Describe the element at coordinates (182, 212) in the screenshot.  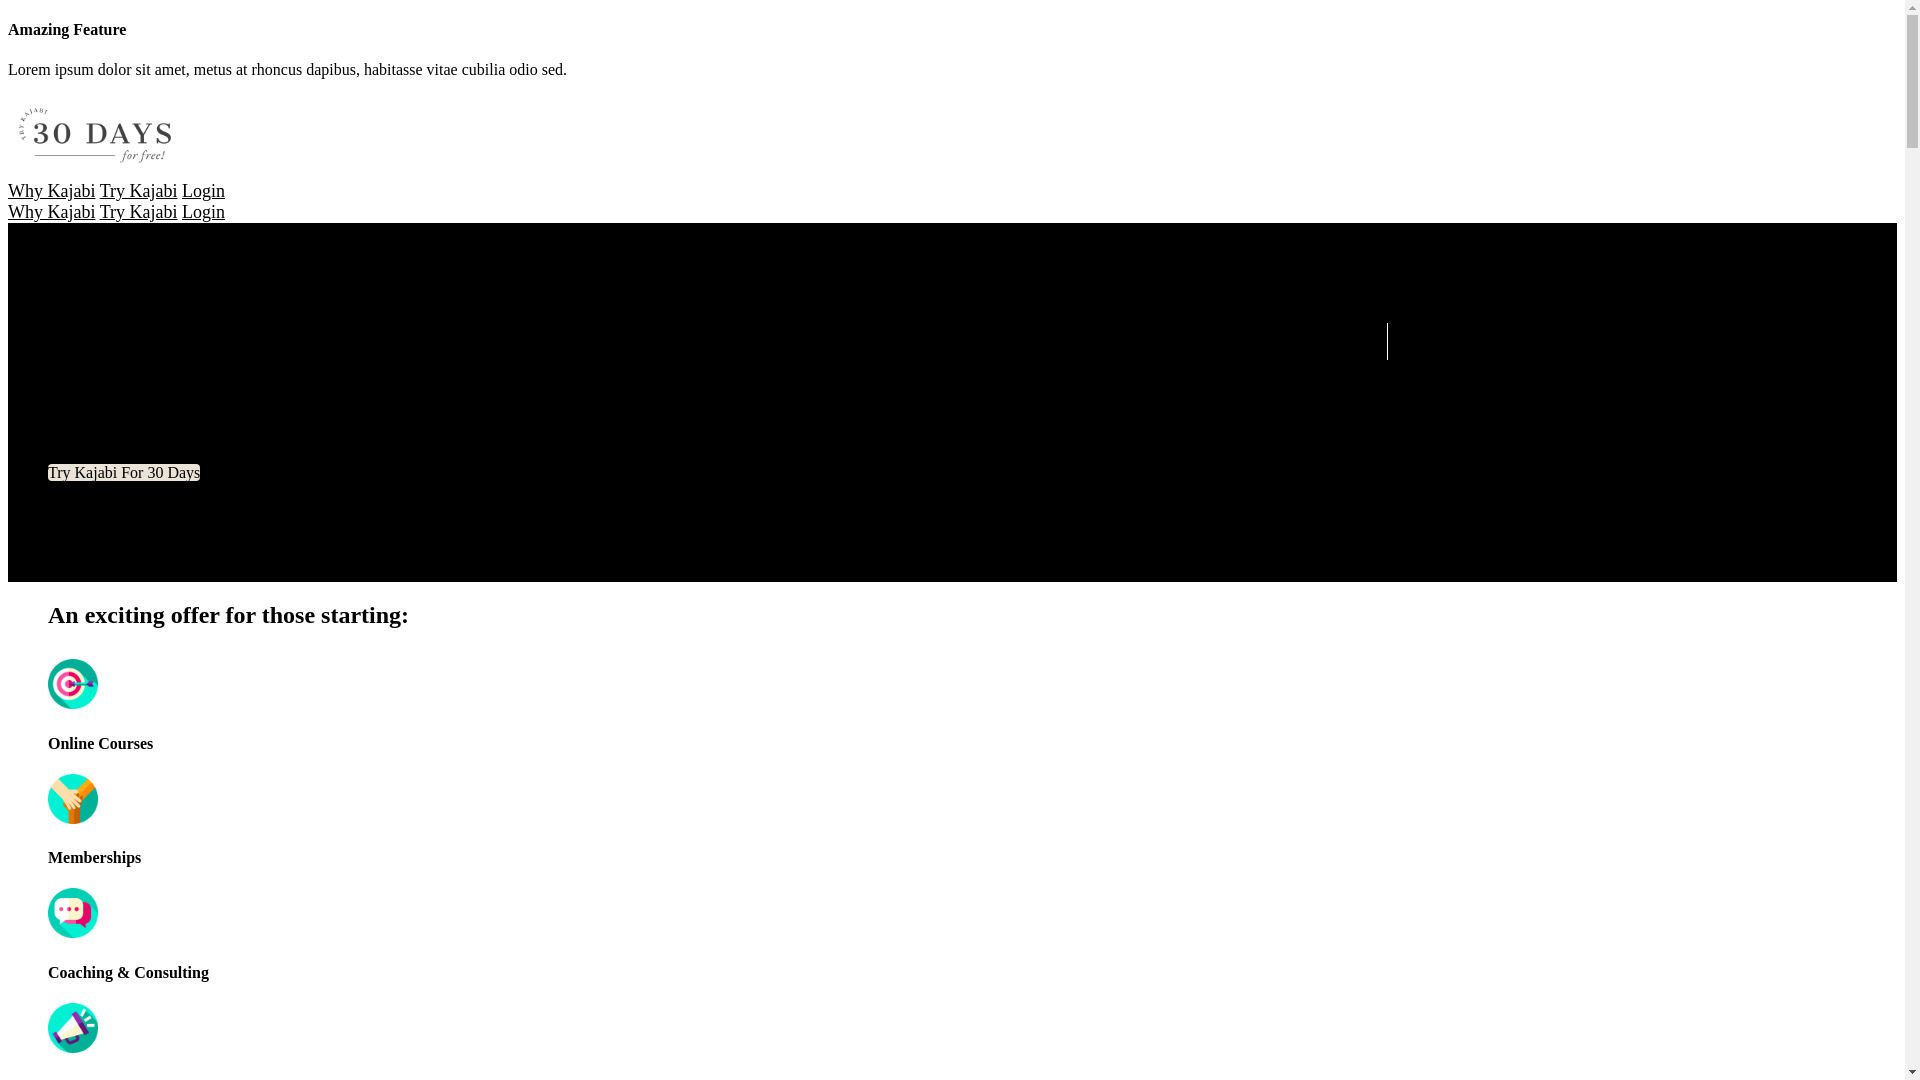
I see `'Login'` at that location.